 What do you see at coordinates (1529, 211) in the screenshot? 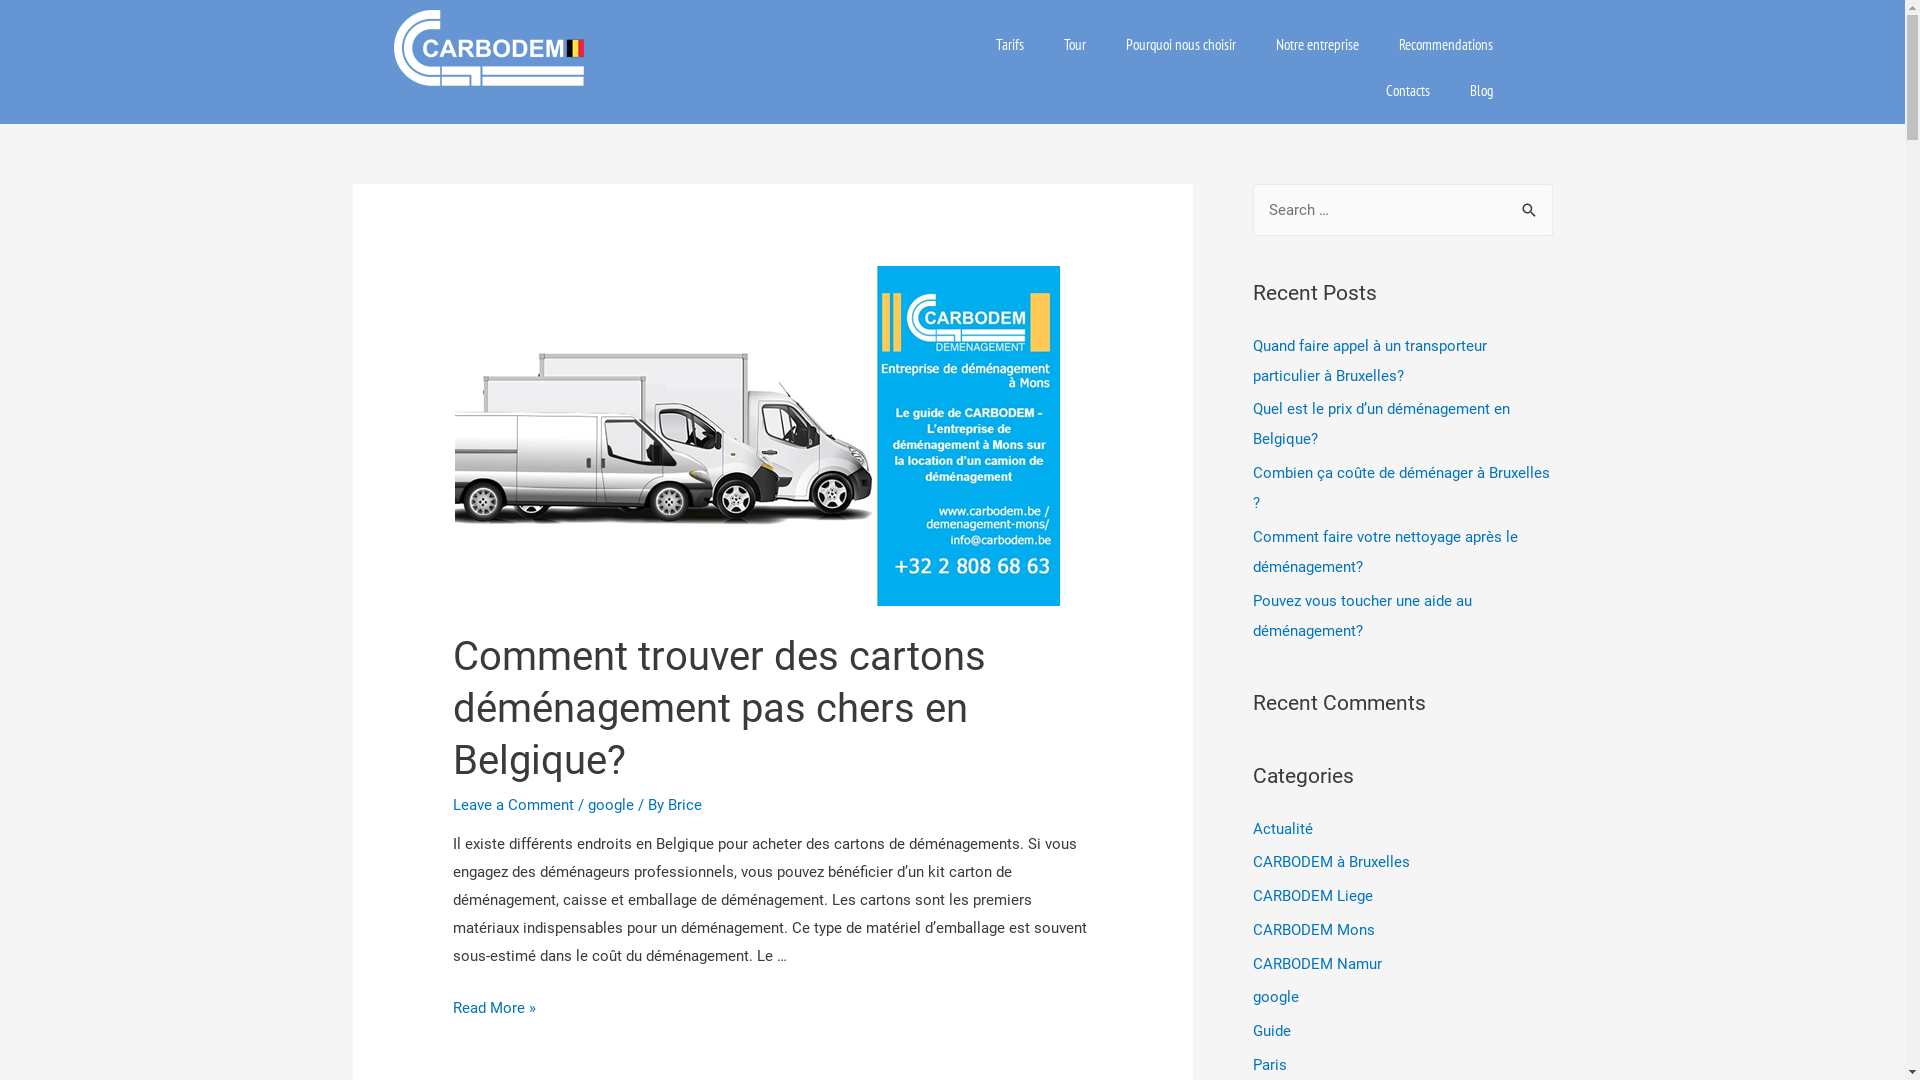
I see `'Search'` at bounding box center [1529, 211].